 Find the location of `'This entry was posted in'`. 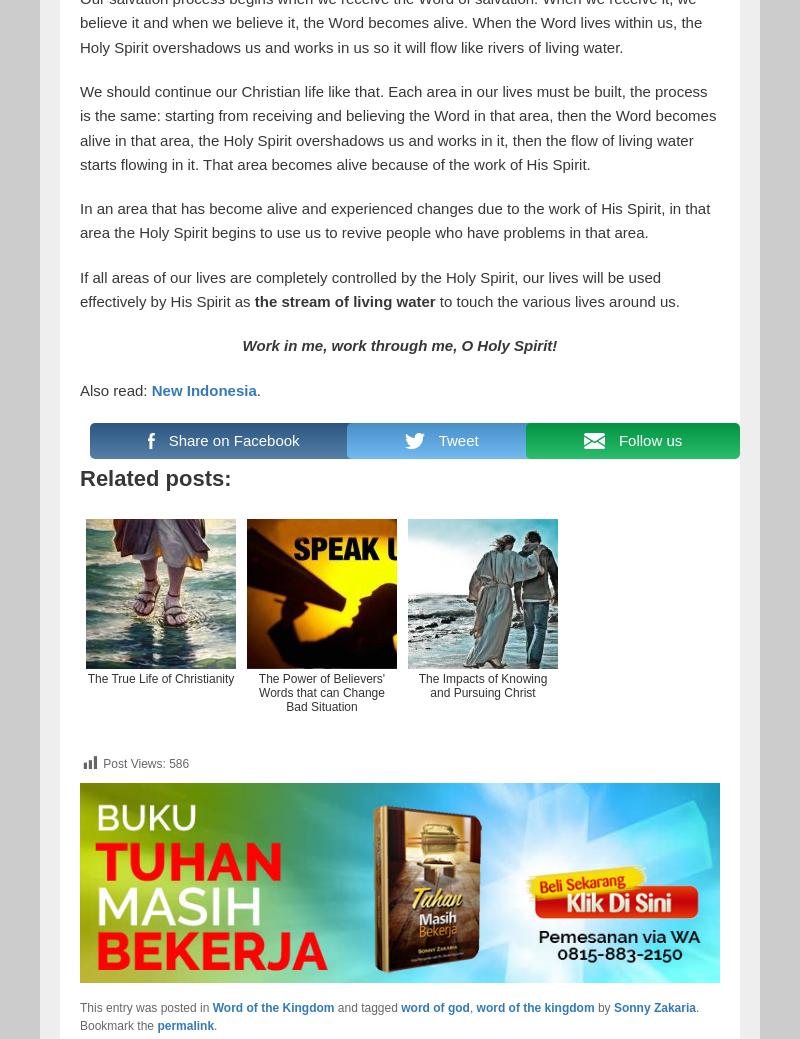

'This entry was posted in' is located at coordinates (146, 1006).